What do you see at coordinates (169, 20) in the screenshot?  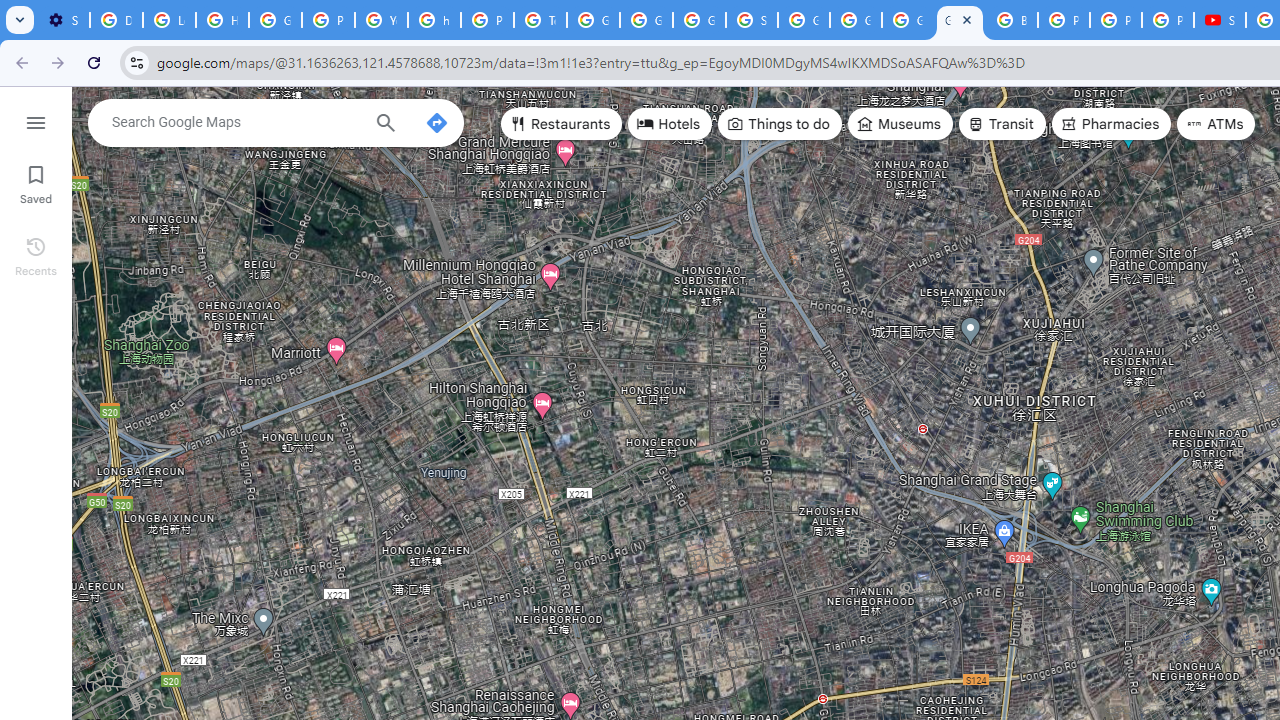 I see `'Learn how to find your photos - Google Photos Help'` at bounding box center [169, 20].